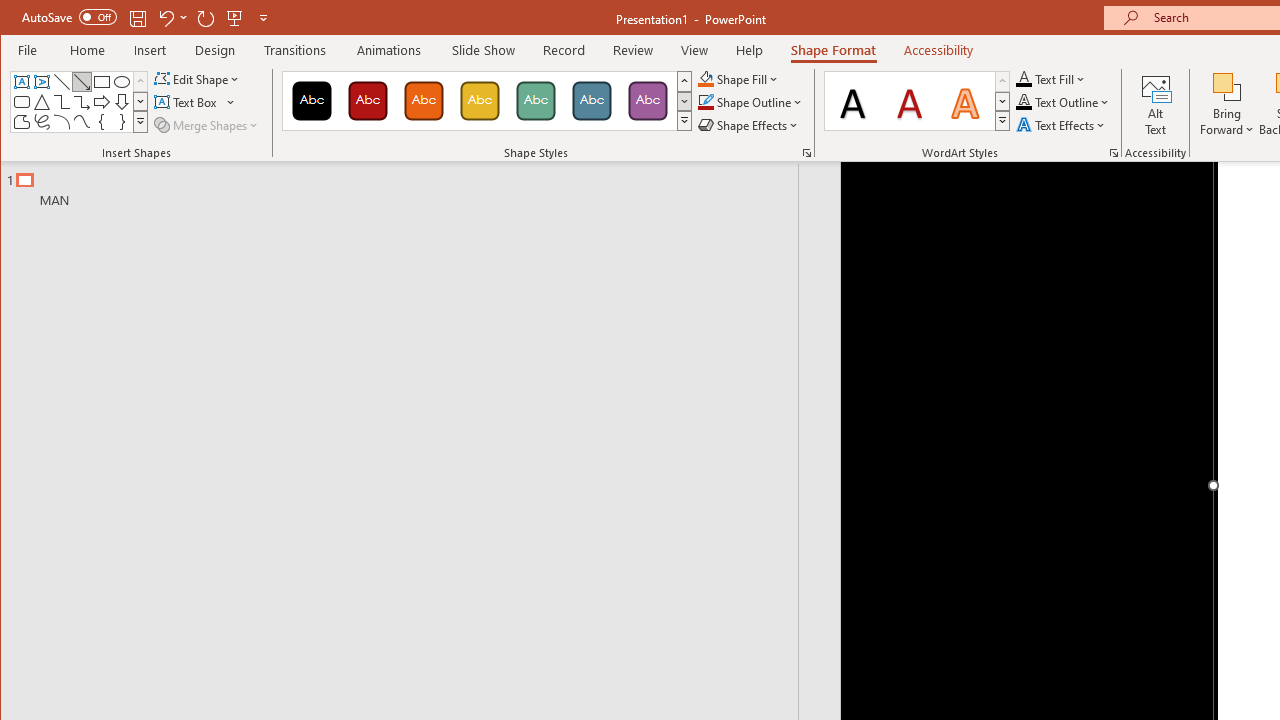 Image resolution: width=1280 pixels, height=720 pixels. Describe the element at coordinates (749, 125) in the screenshot. I see `'Shape Effects'` at that location.